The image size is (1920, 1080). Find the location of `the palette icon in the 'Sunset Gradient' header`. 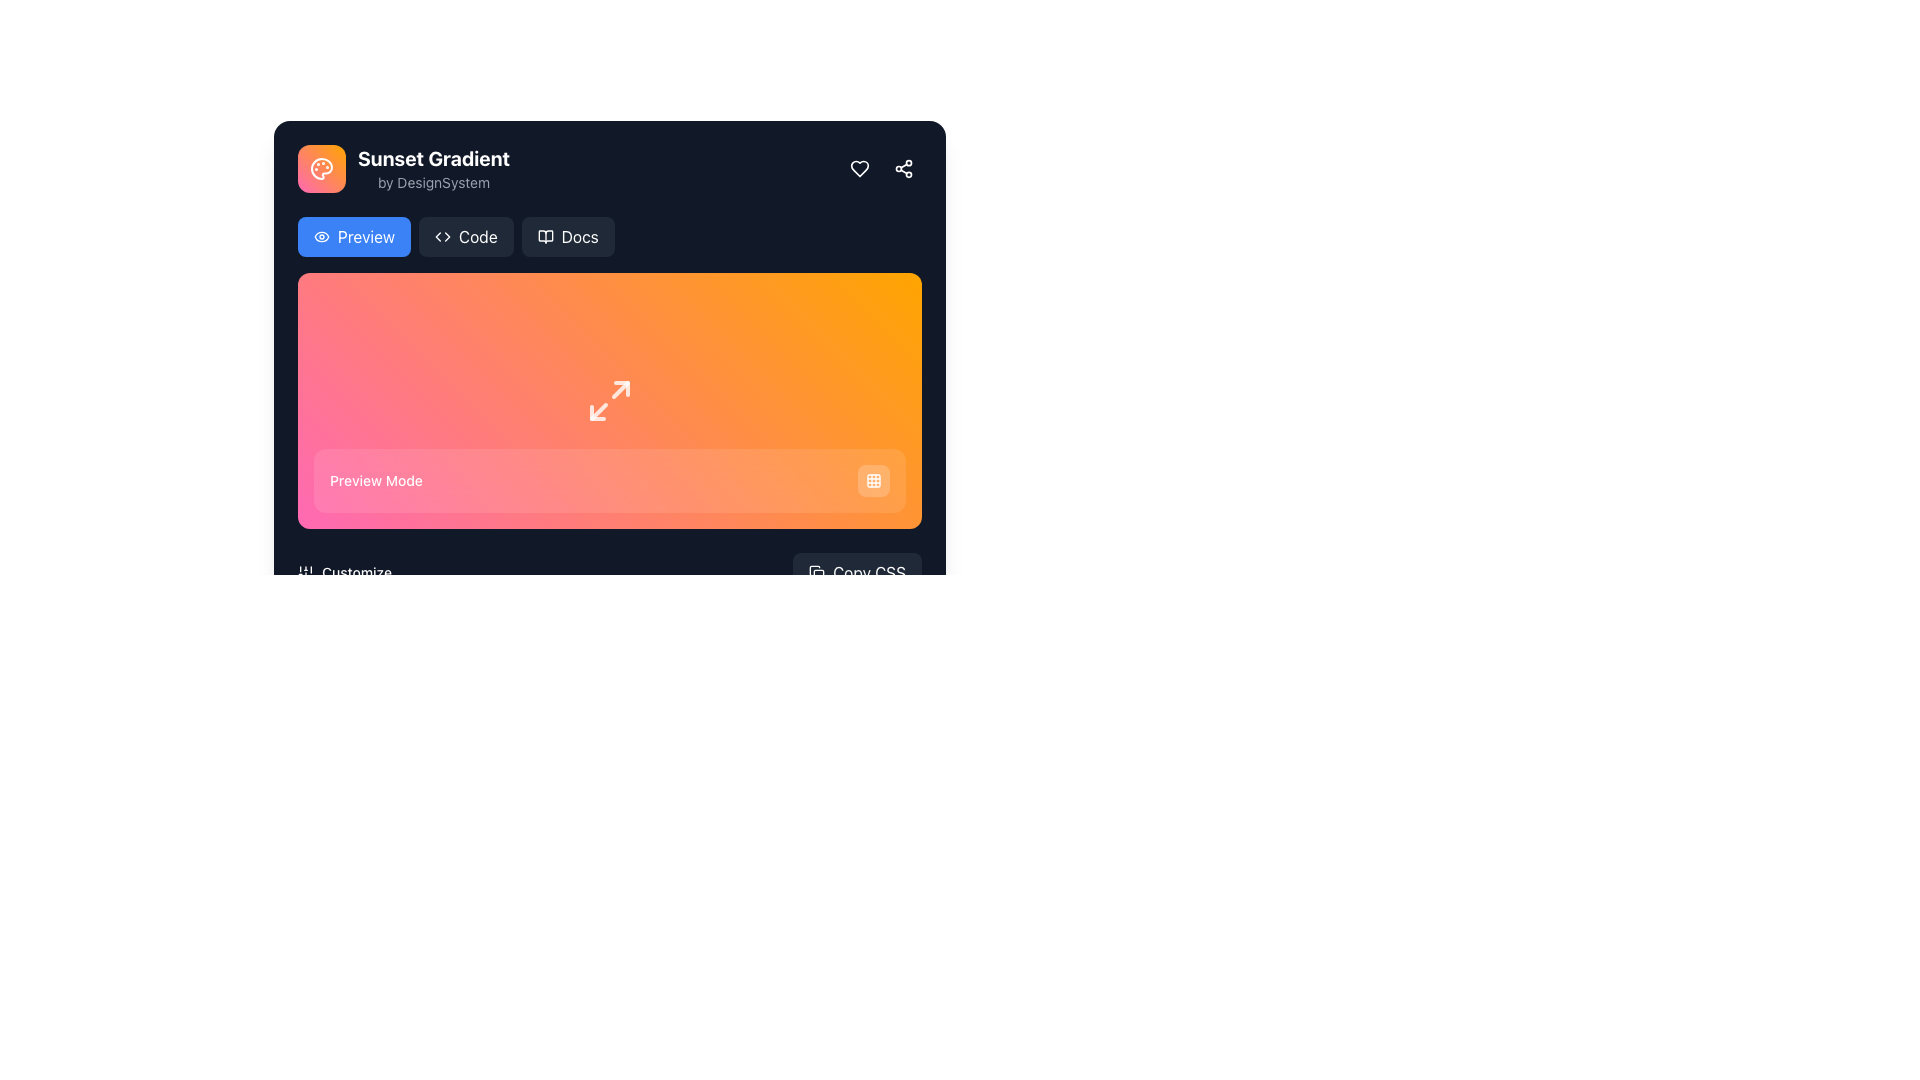

the palette icon in the 'Sunset Gradient' header is located at coordinates (402, 168).